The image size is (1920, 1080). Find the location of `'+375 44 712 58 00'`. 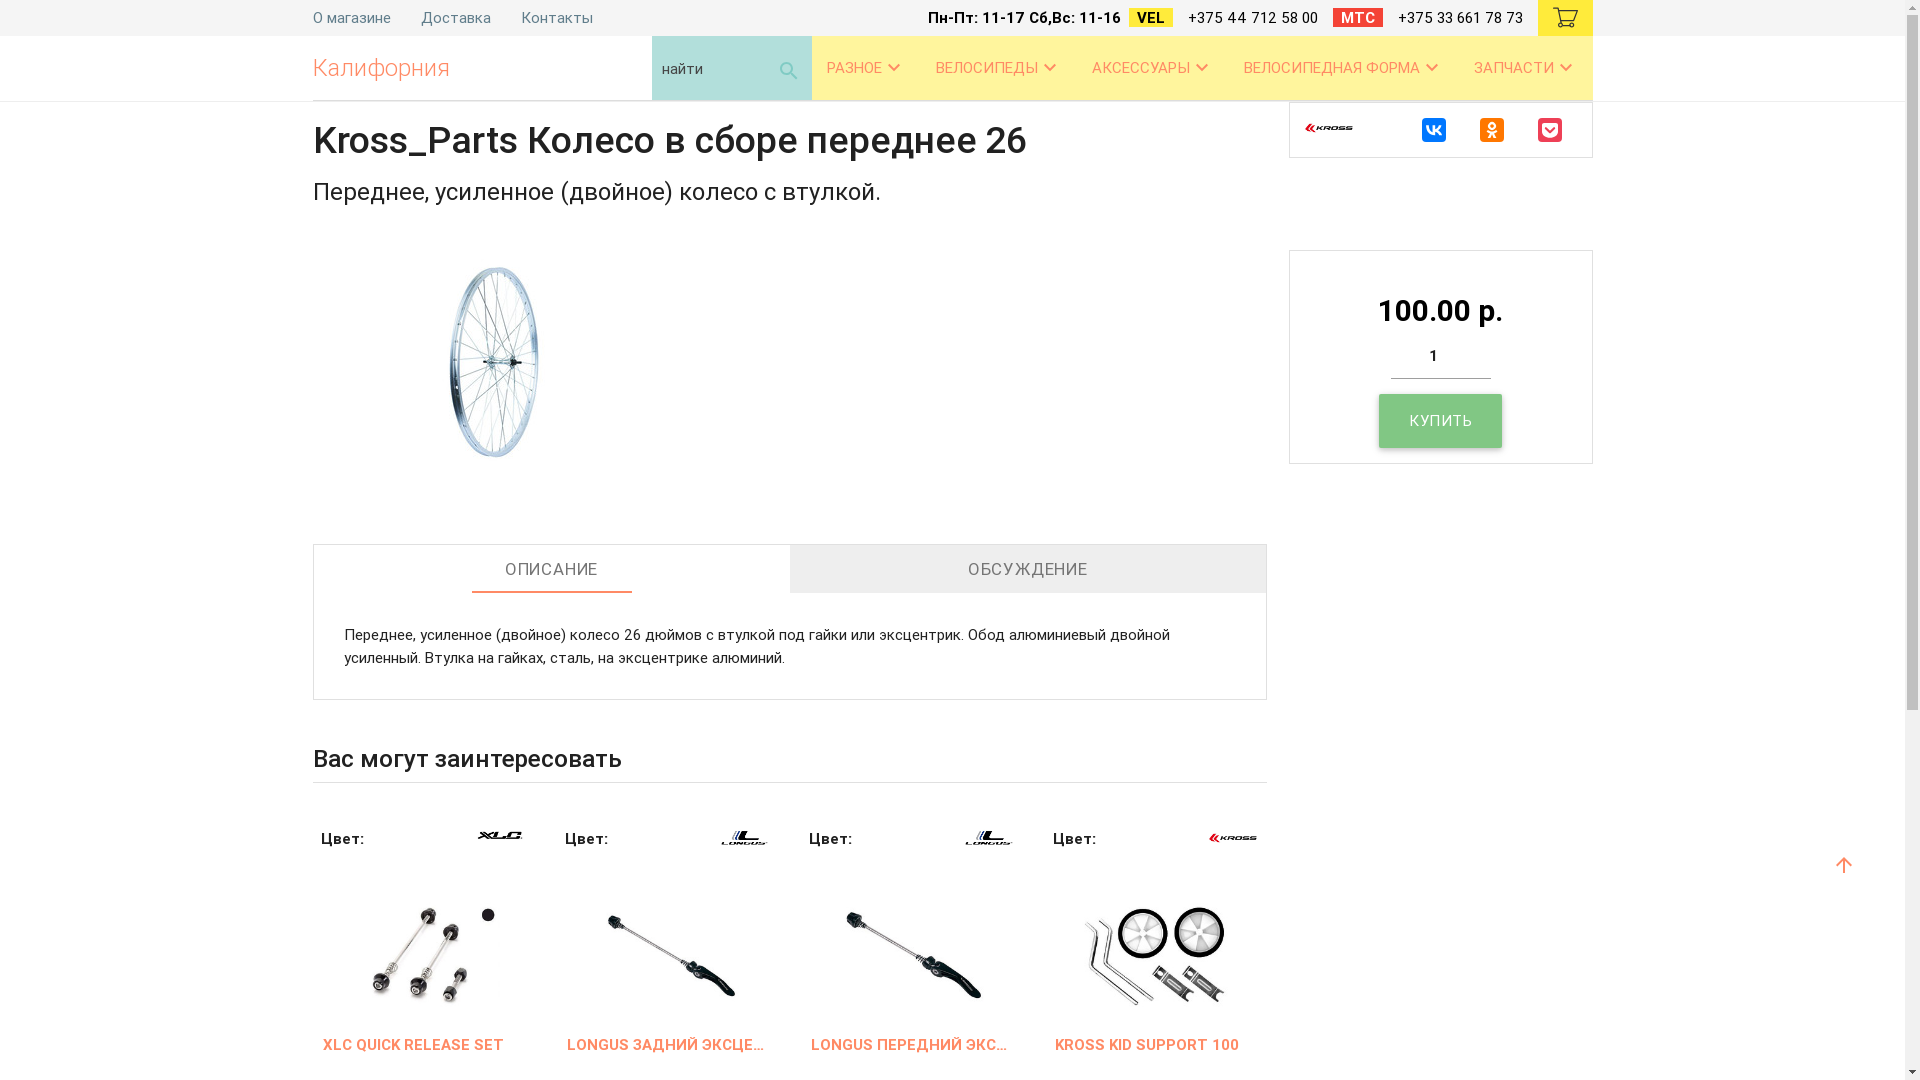

'+375 44 712 58 00' is located at coordinates (1251, 18).